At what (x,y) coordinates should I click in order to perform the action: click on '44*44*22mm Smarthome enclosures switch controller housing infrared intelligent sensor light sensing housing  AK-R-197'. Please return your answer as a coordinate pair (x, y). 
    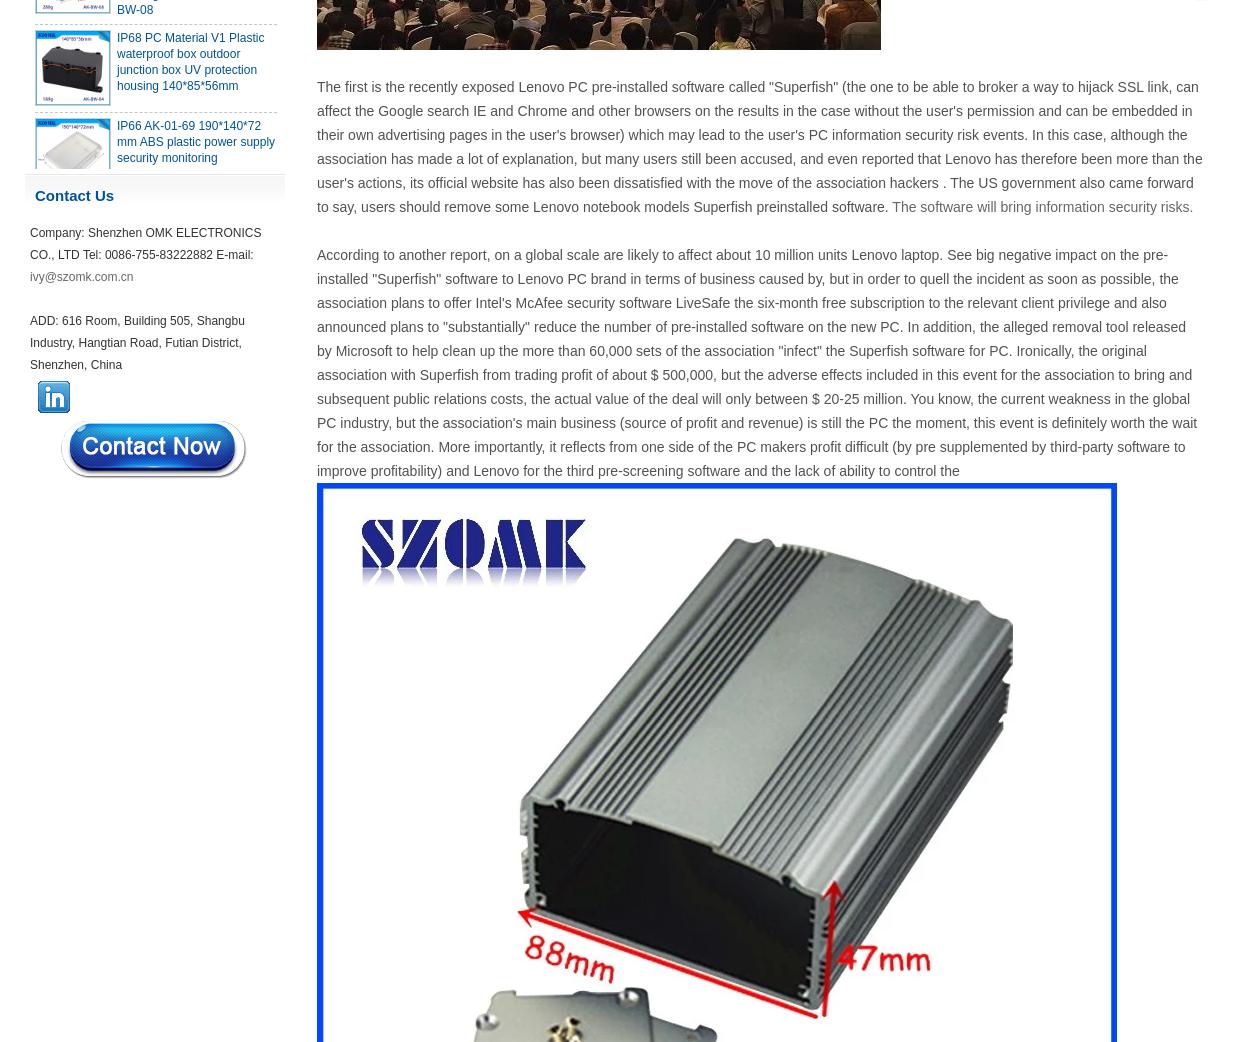
    Looking at the image, I should click on (116, 797).